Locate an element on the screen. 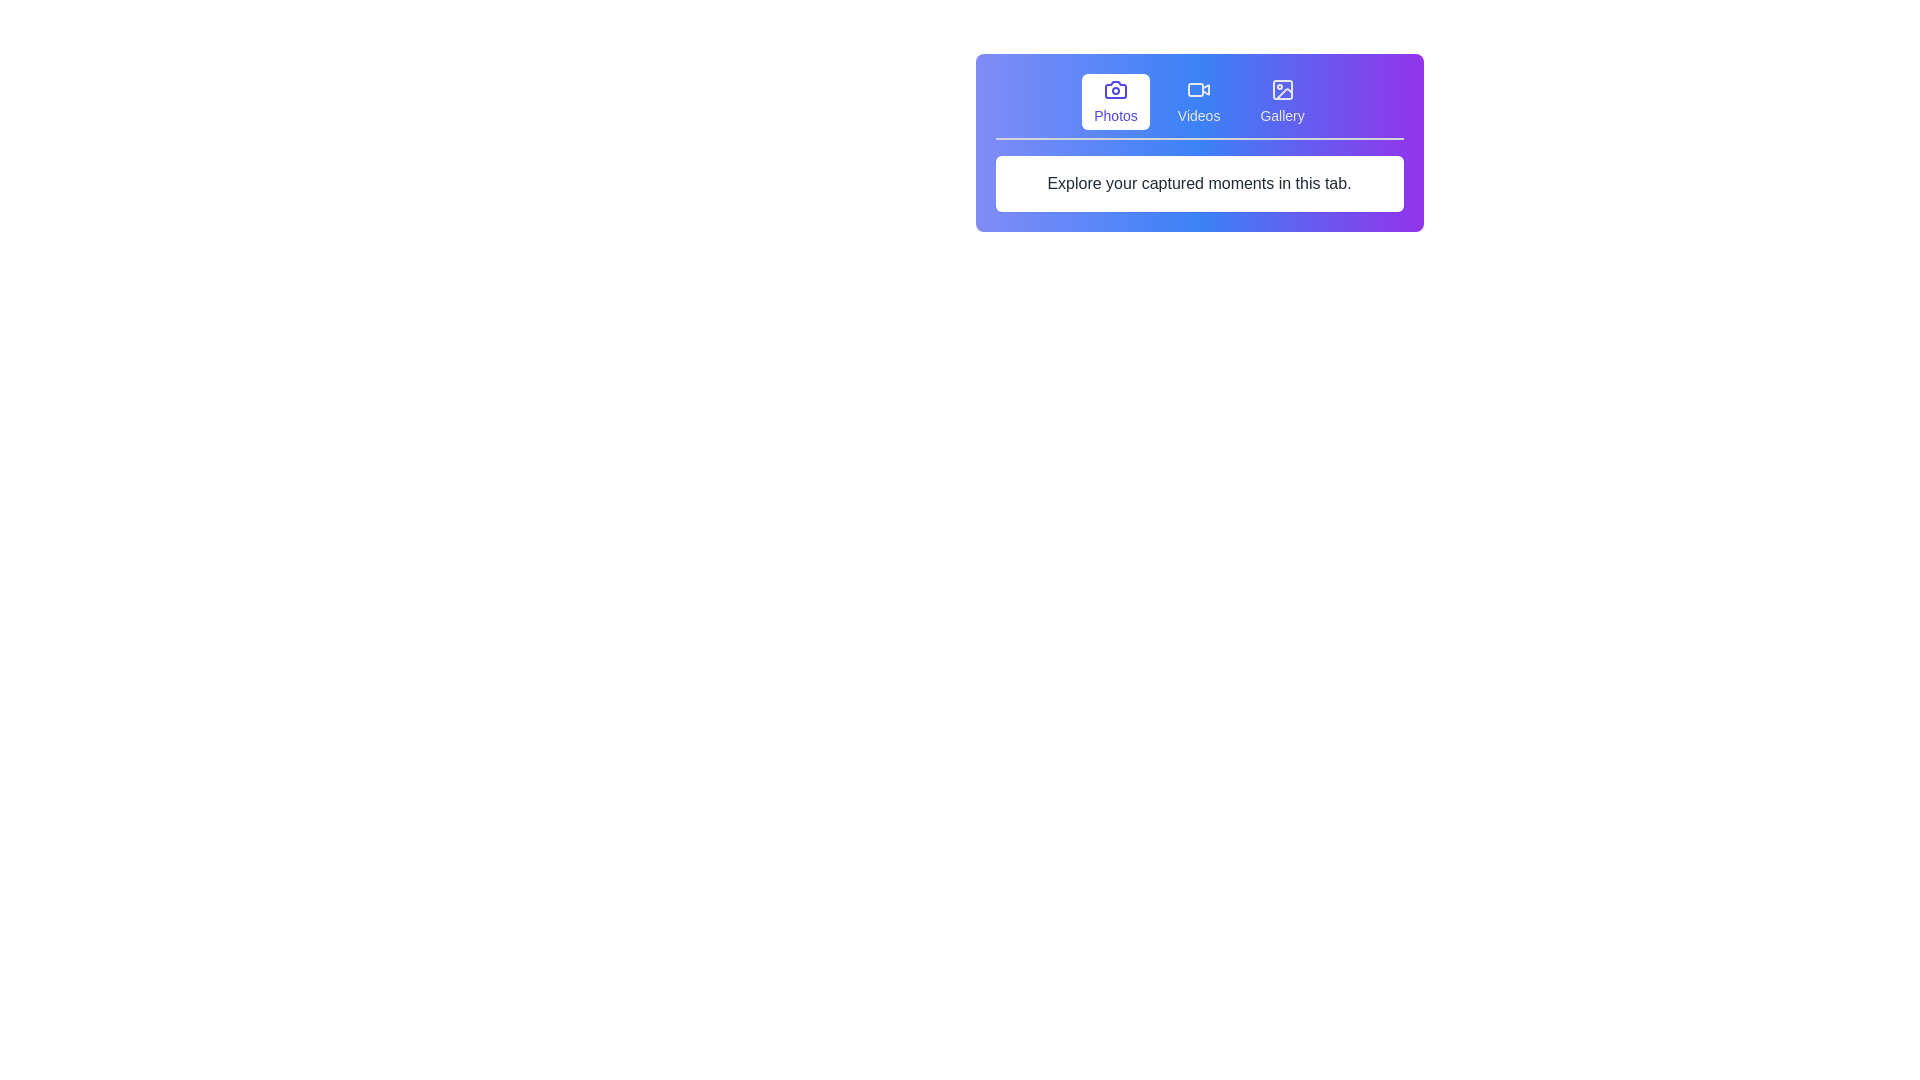  the Static Text Description element, which provides an informational description below the tabs labeled 'Photos', 'Videos', and 'Gallery' is located at coordinates (1199, 184).